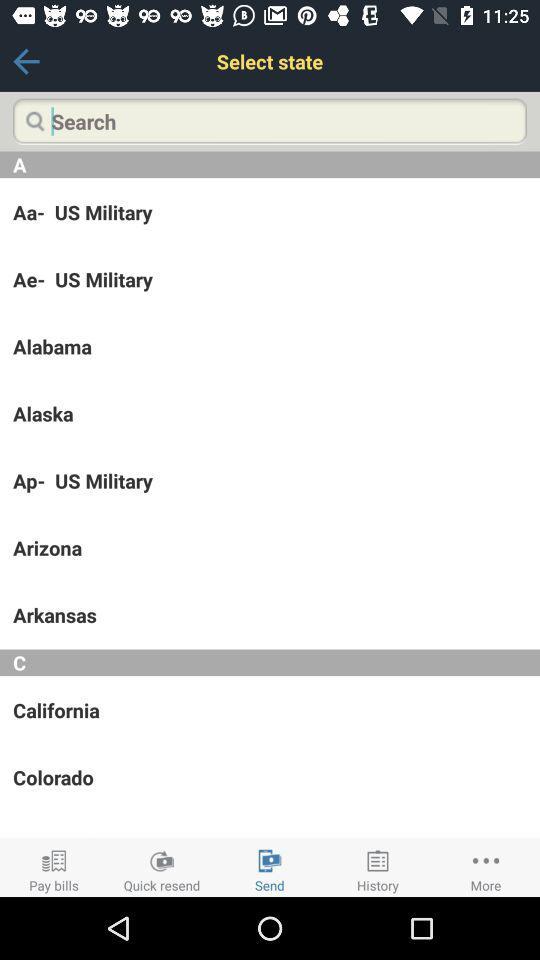 The height and width of the screenshot is (960, 540). I want to click on the icon next to the select state icon, so click(25, 61).